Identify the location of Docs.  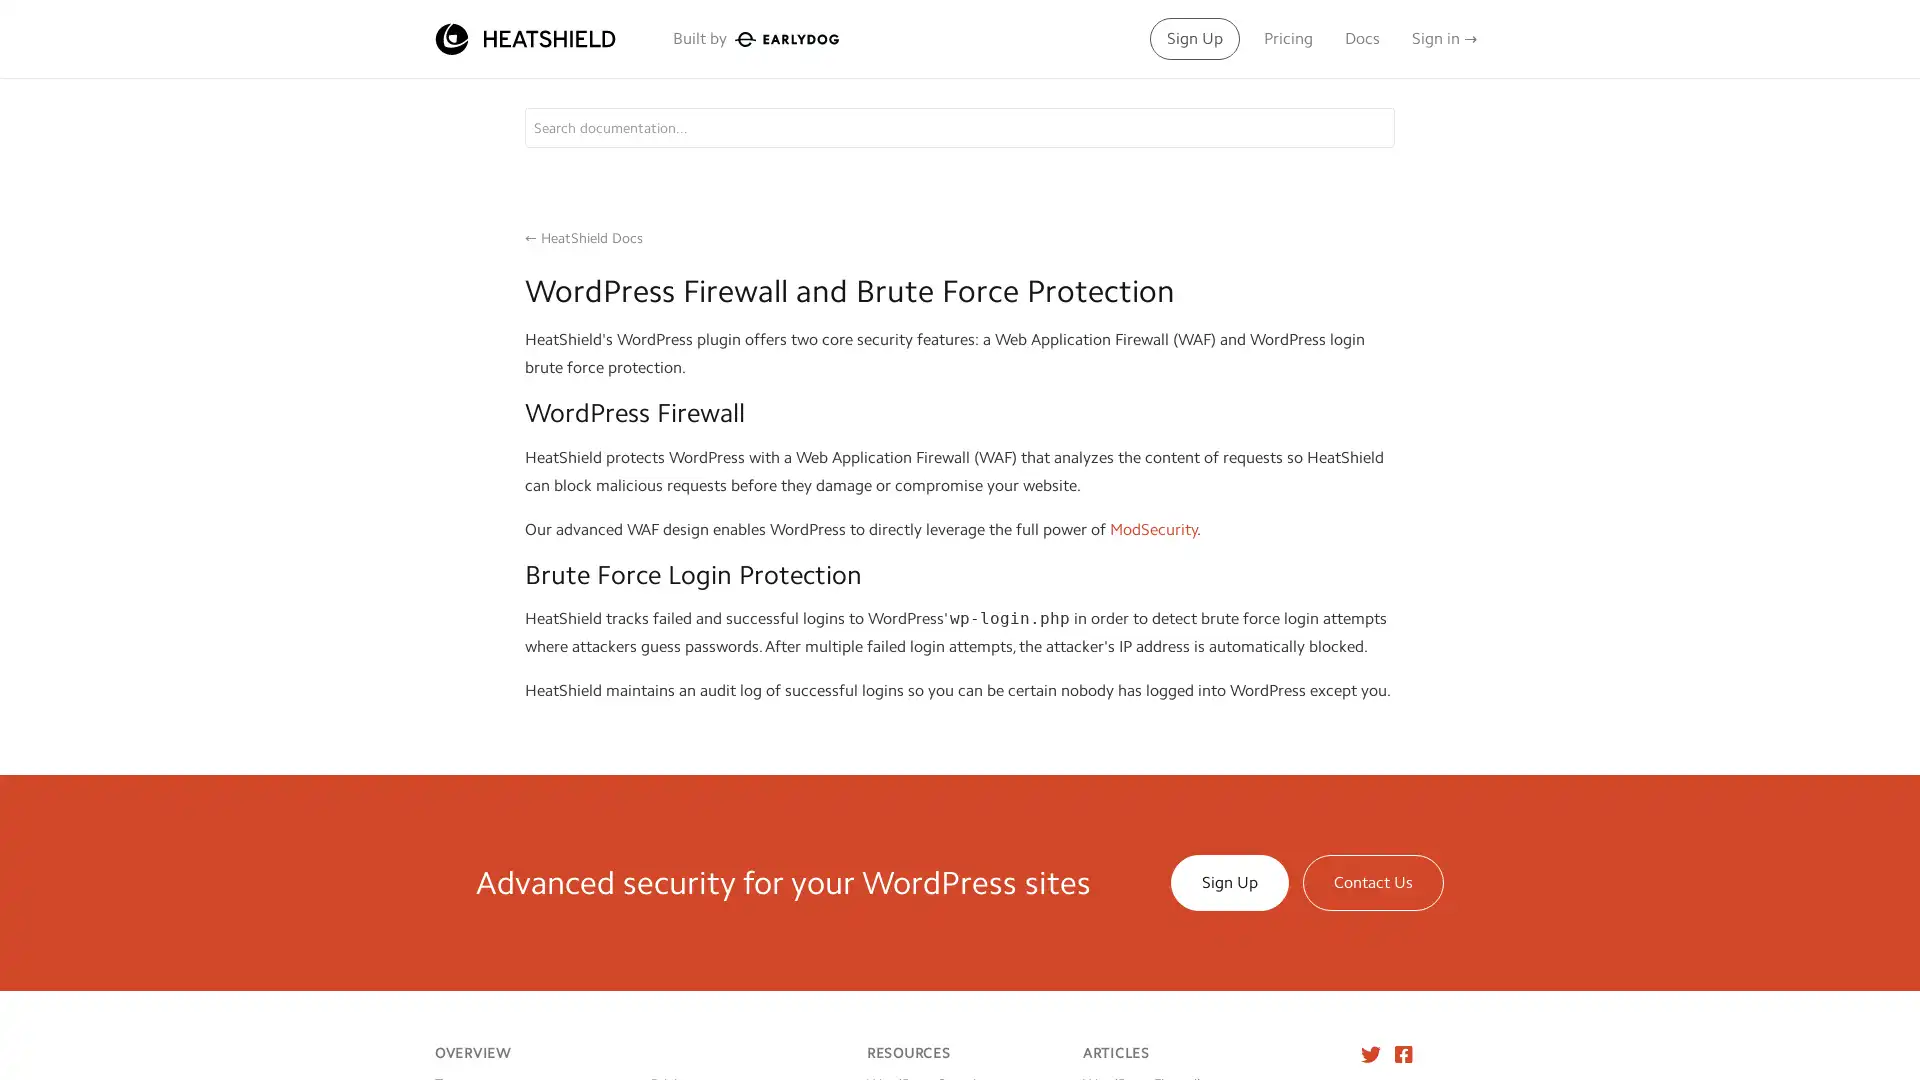
(1361, 38).